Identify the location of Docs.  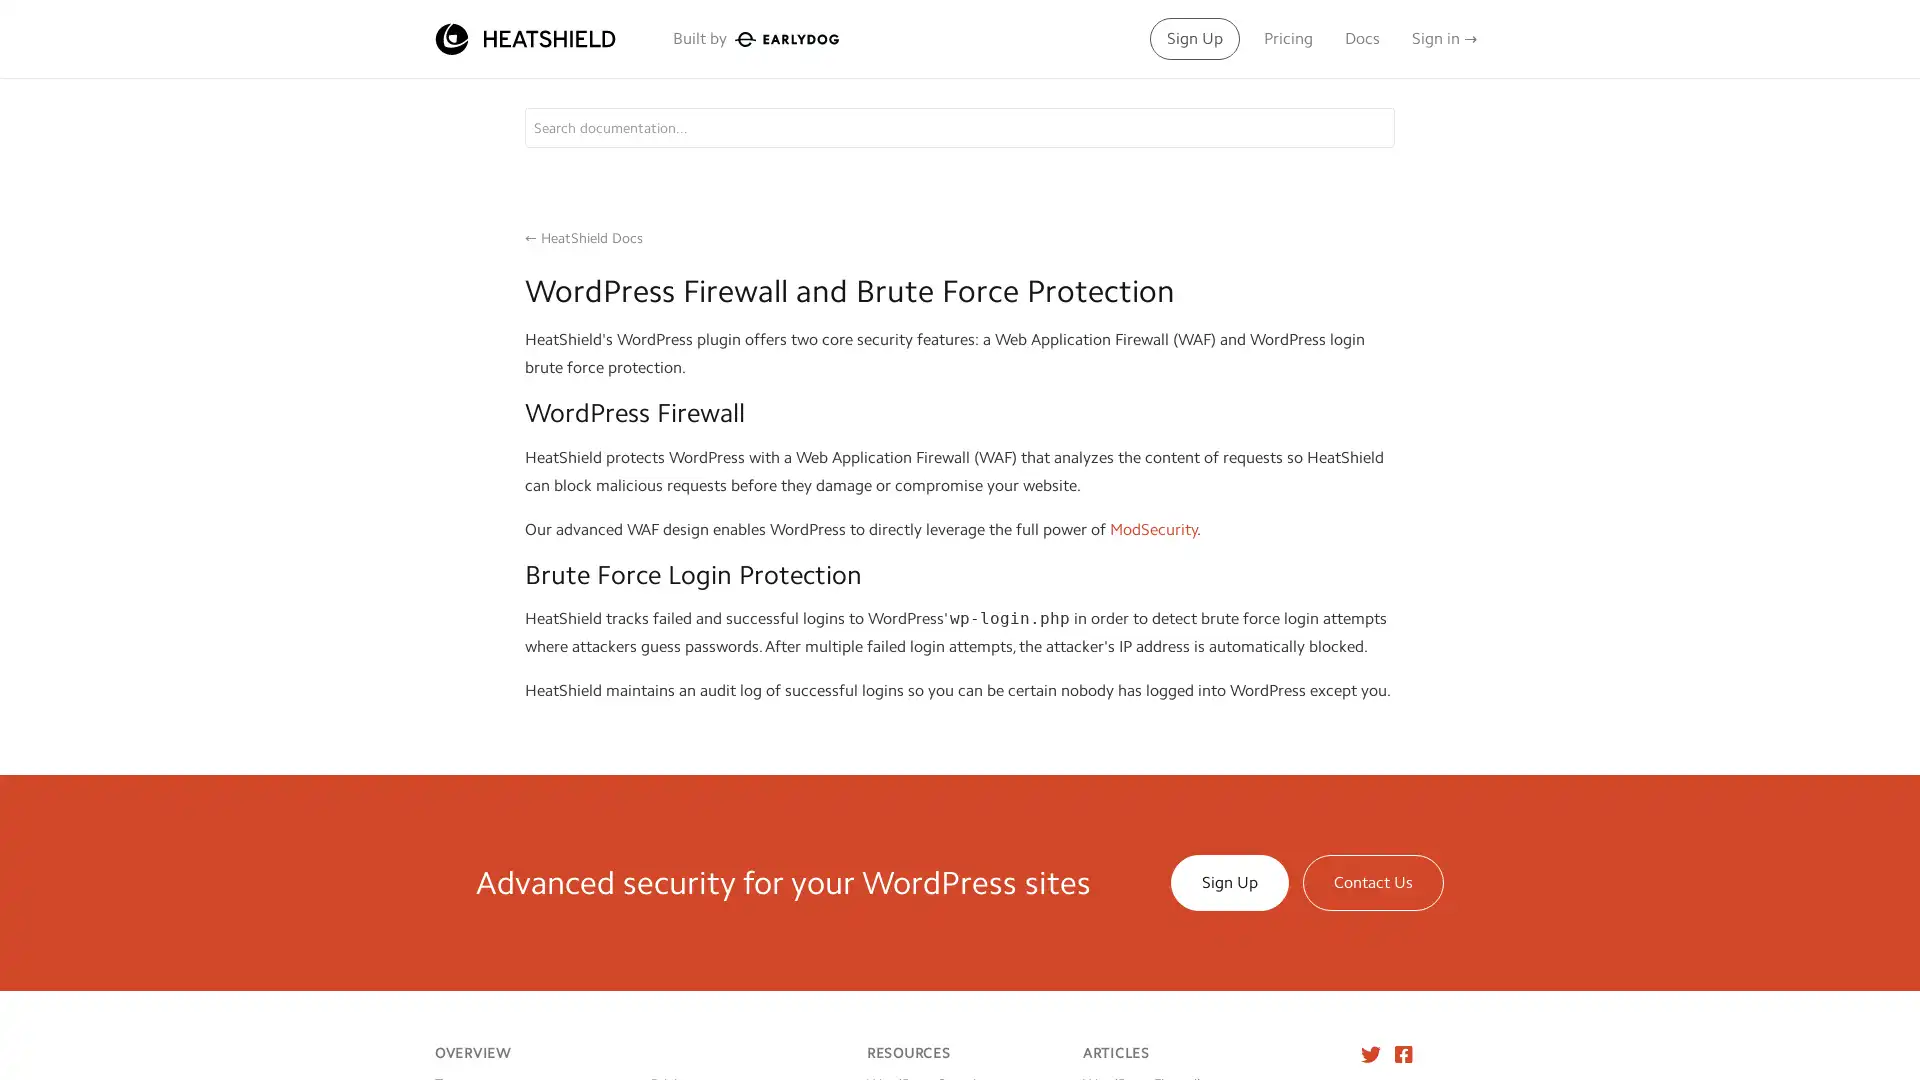
(1361, 38).